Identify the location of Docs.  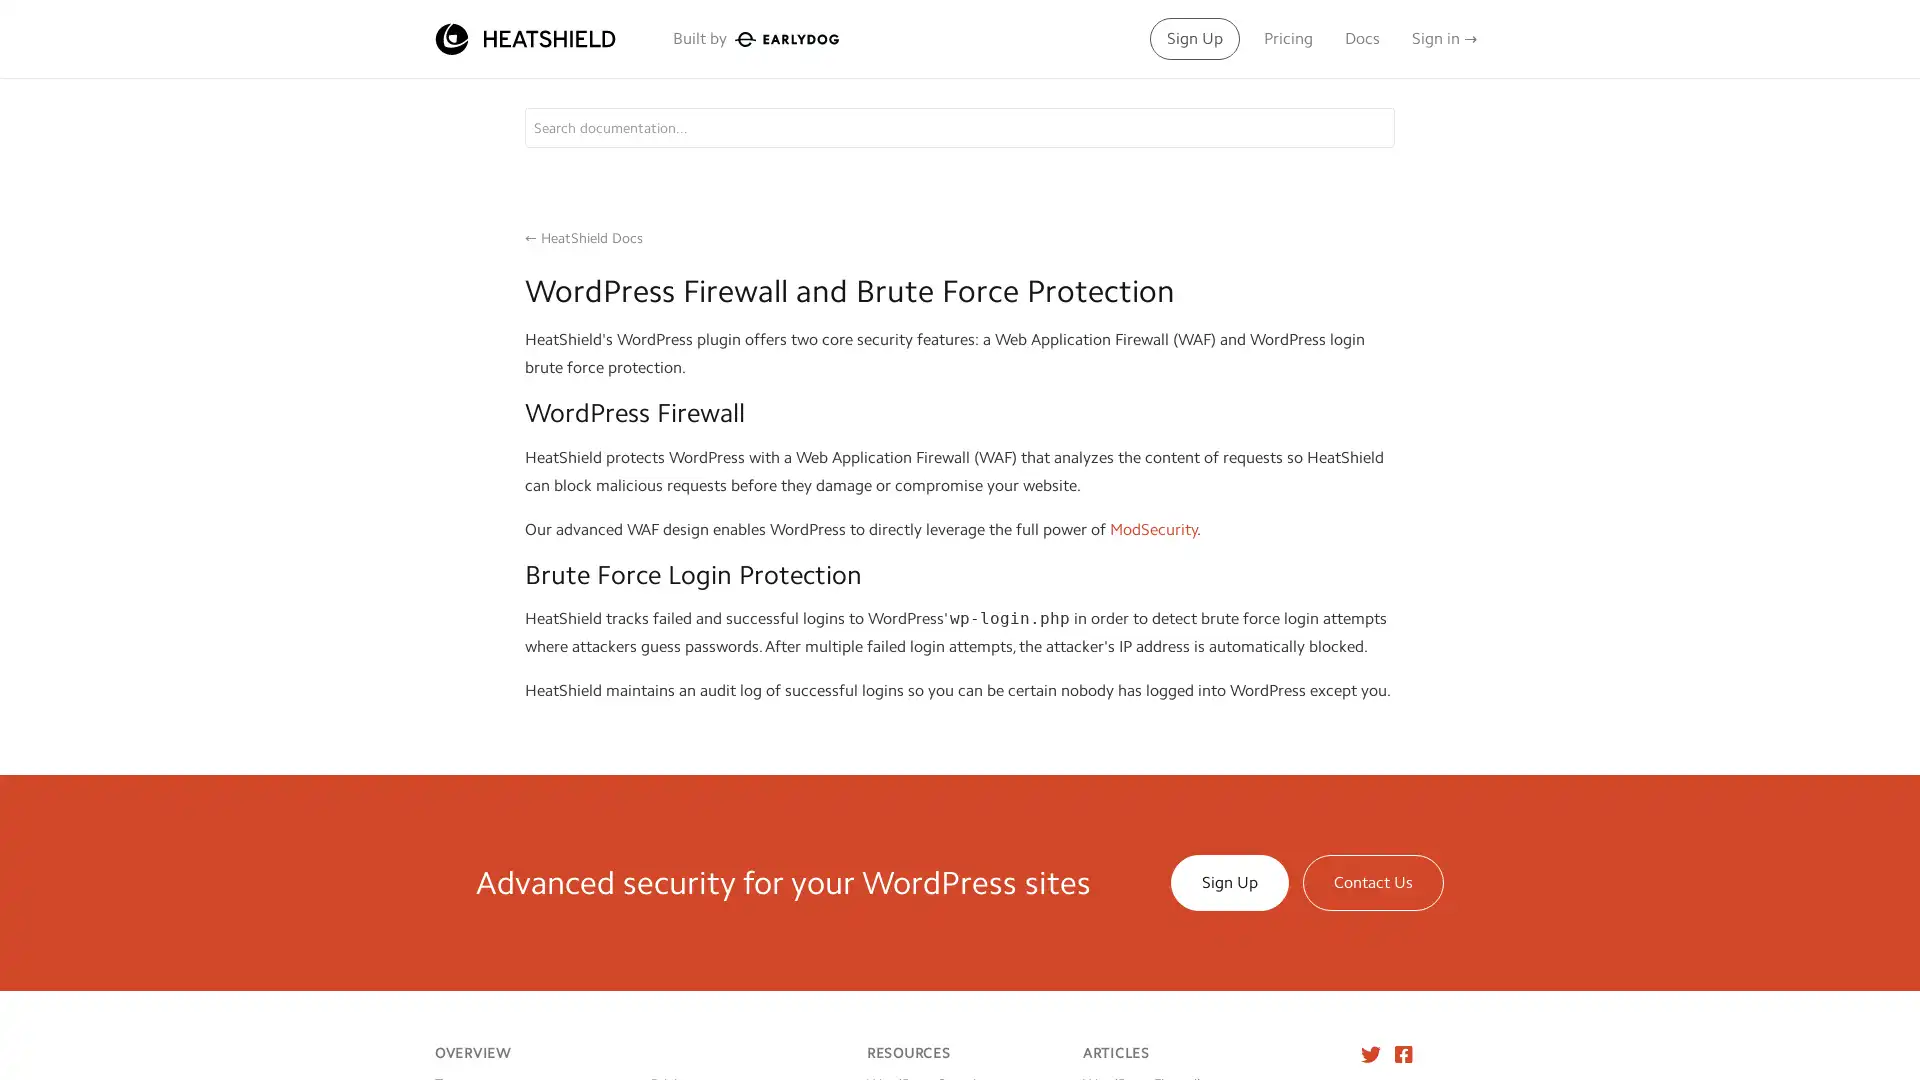
(1361, 38).